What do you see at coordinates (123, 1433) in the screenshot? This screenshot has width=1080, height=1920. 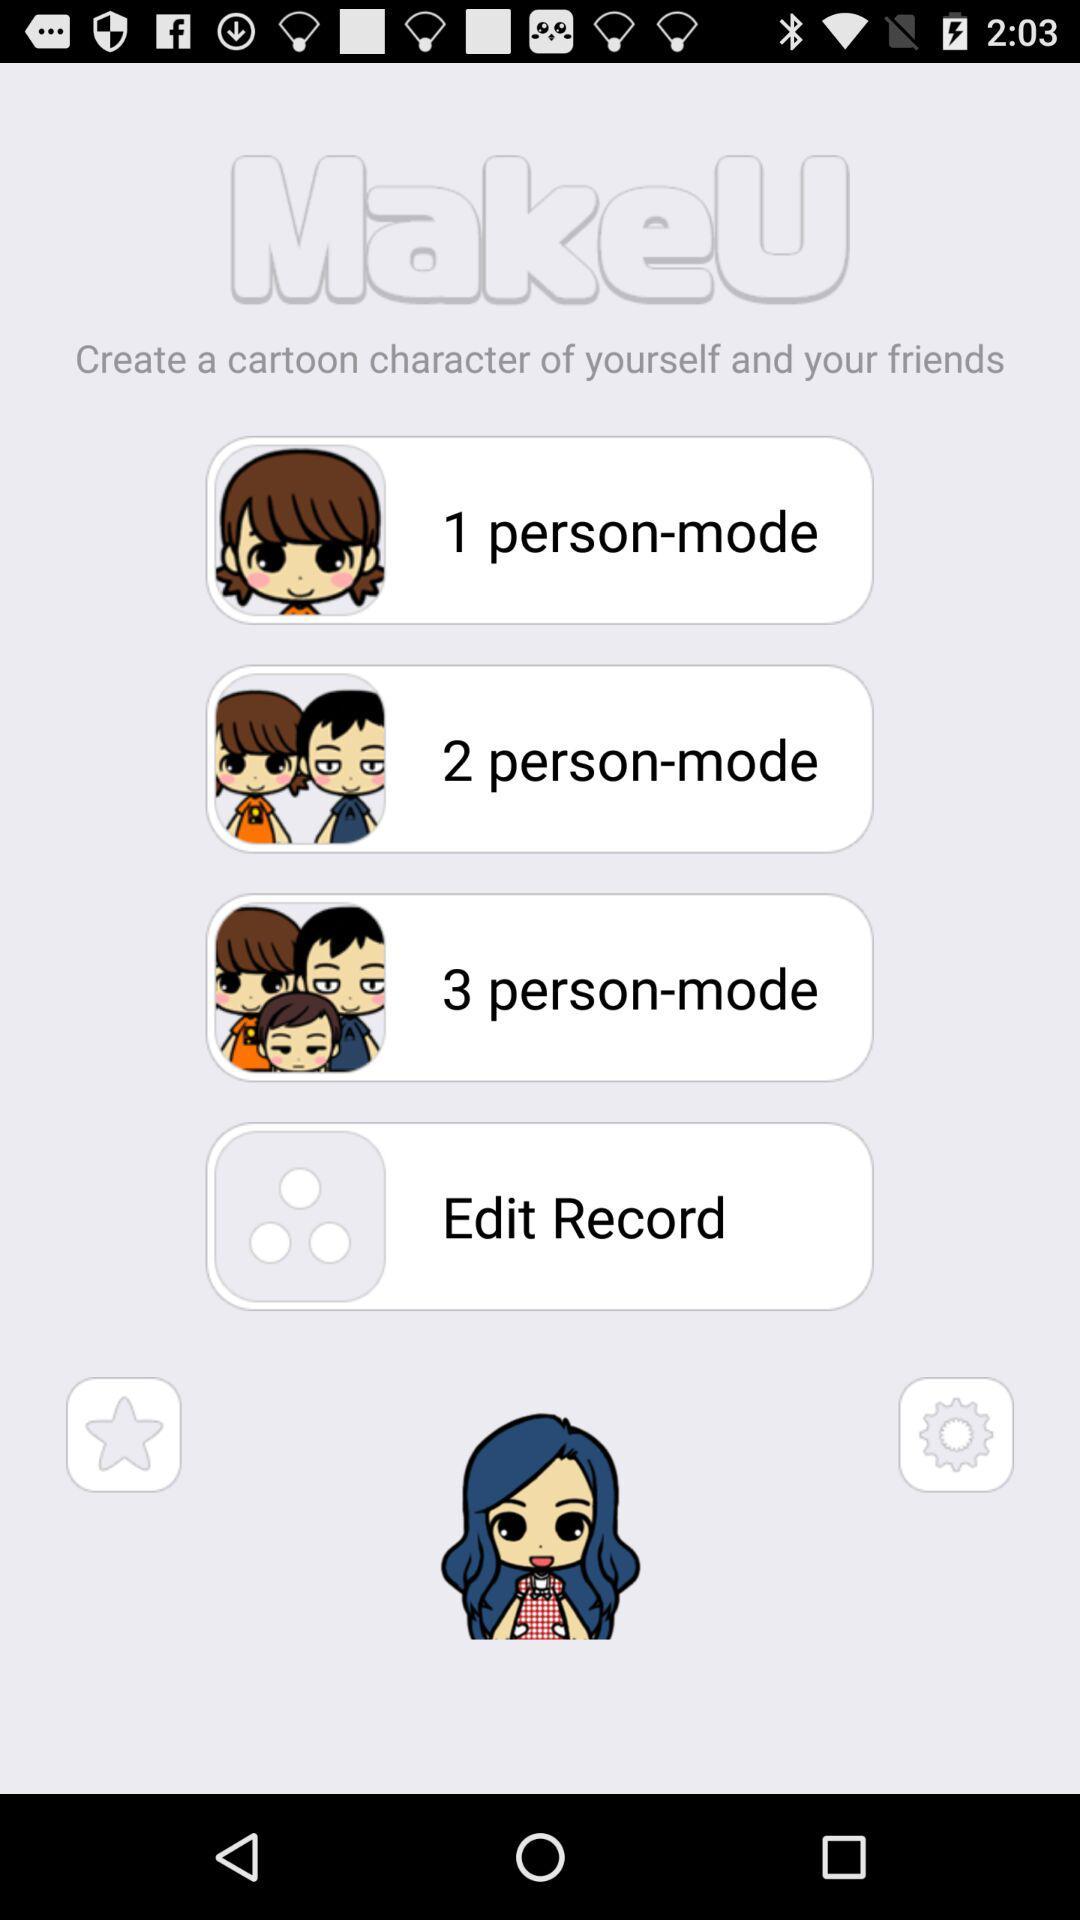 I see `star symbol` at bounding box center [123, 1433].